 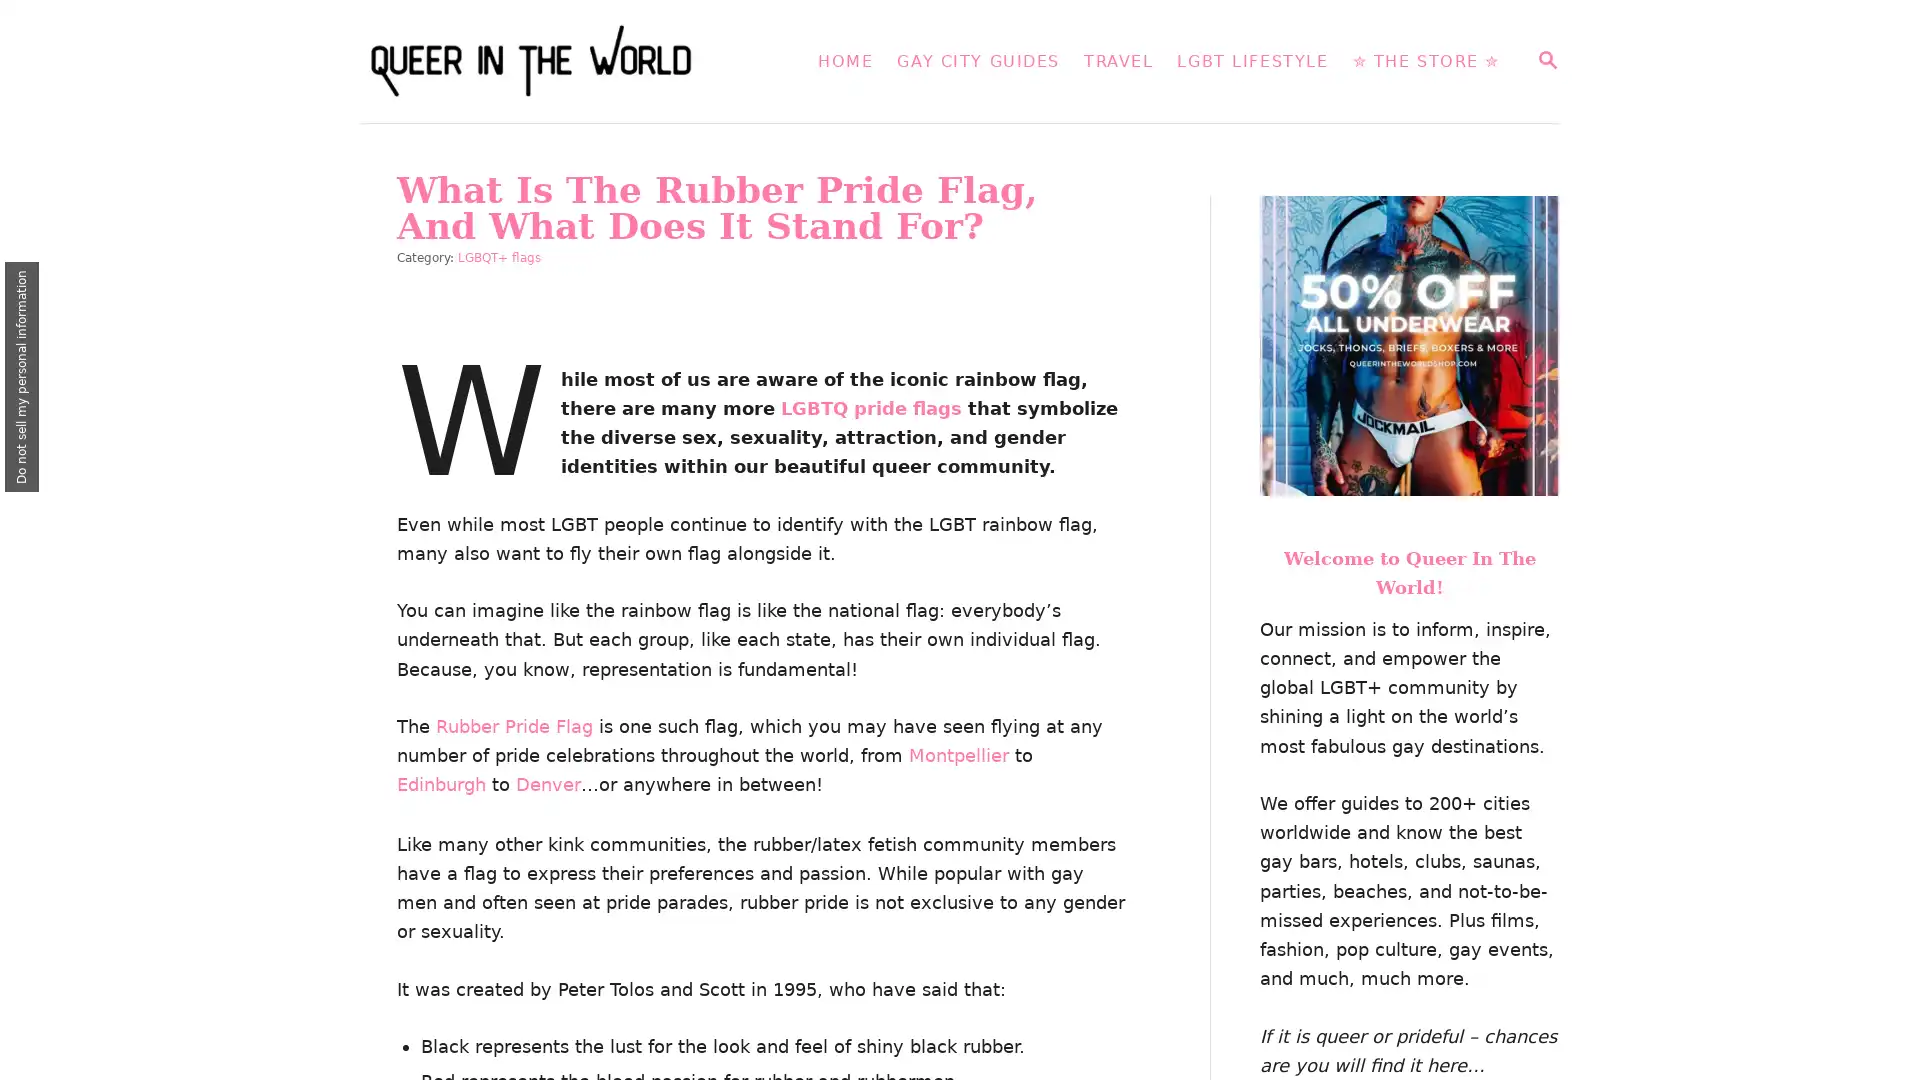 I want to click on Open Grow Menu, so click(x=1879, y=1039).